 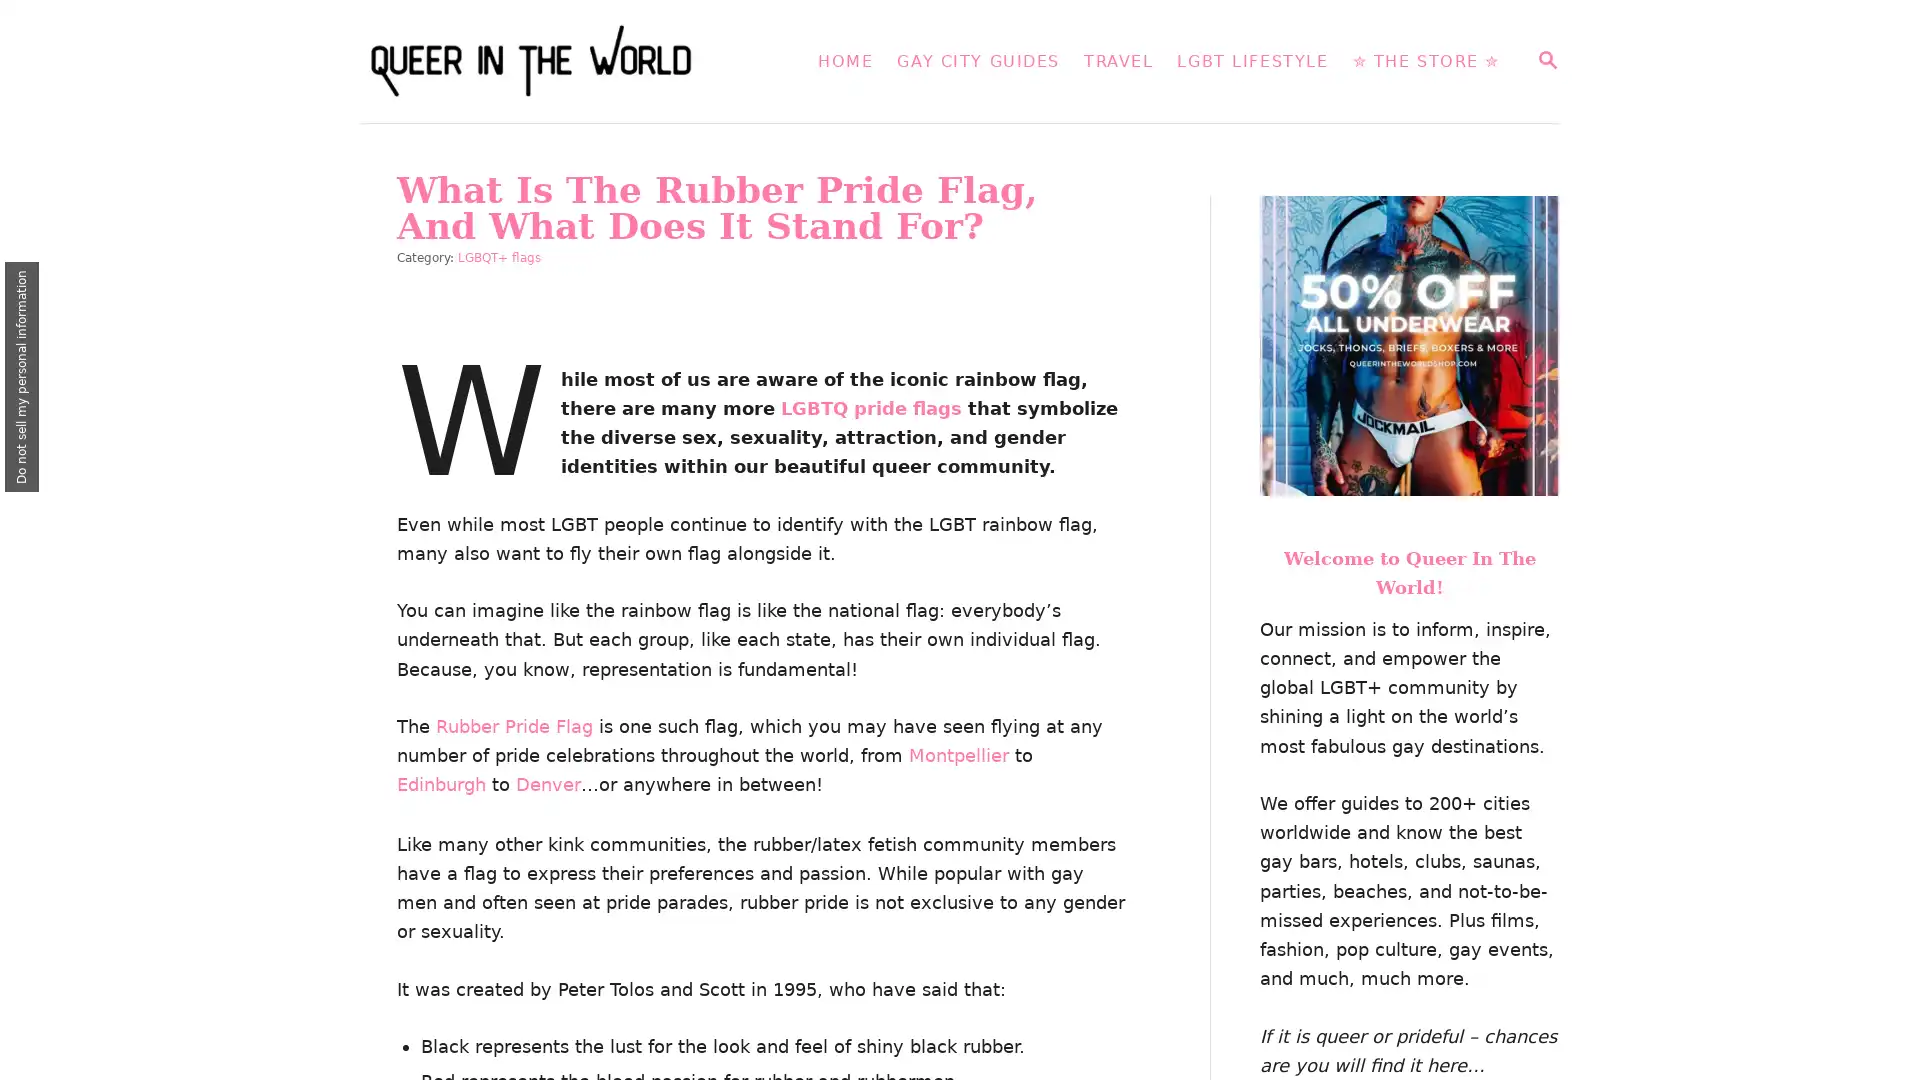 I want to click on Open Grow Menu, so click(x=1879, y=1039).